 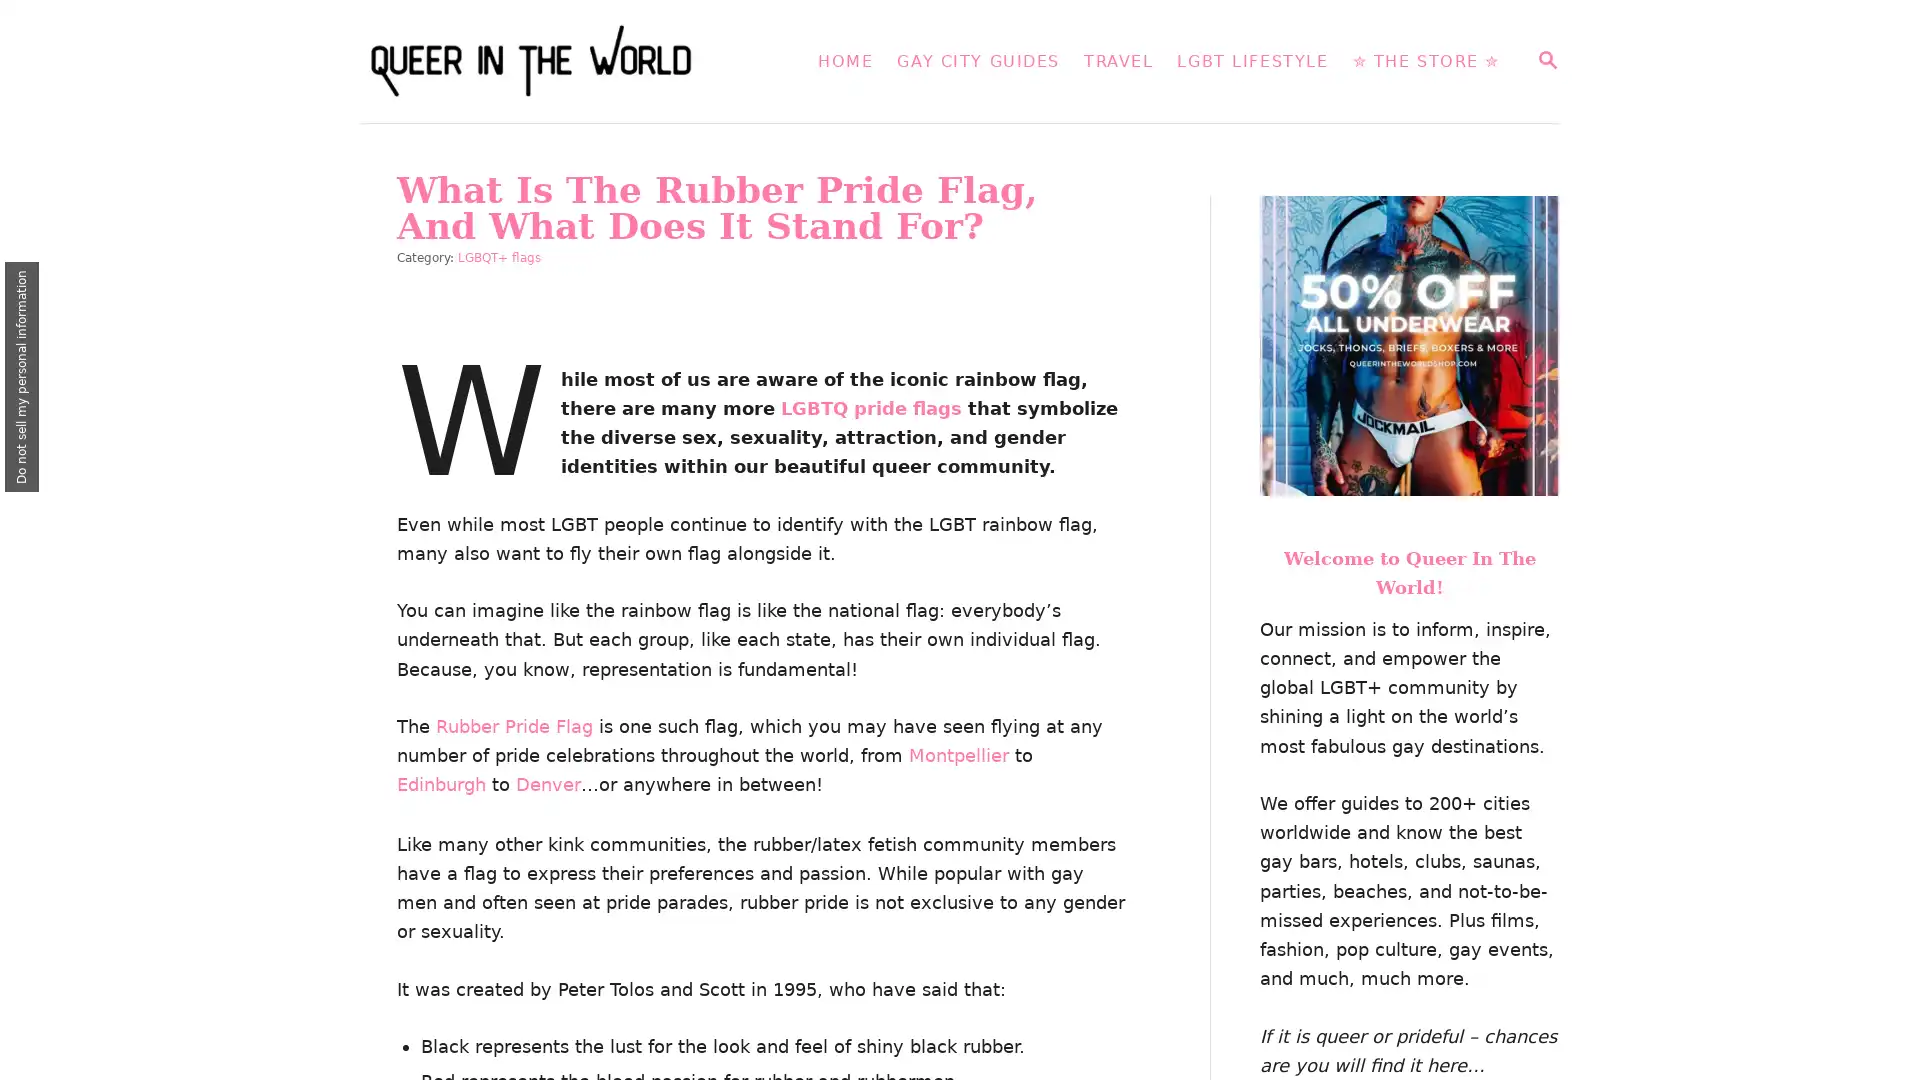 I want to click on Open Grow Menu, so click(x=1879, y=1039).